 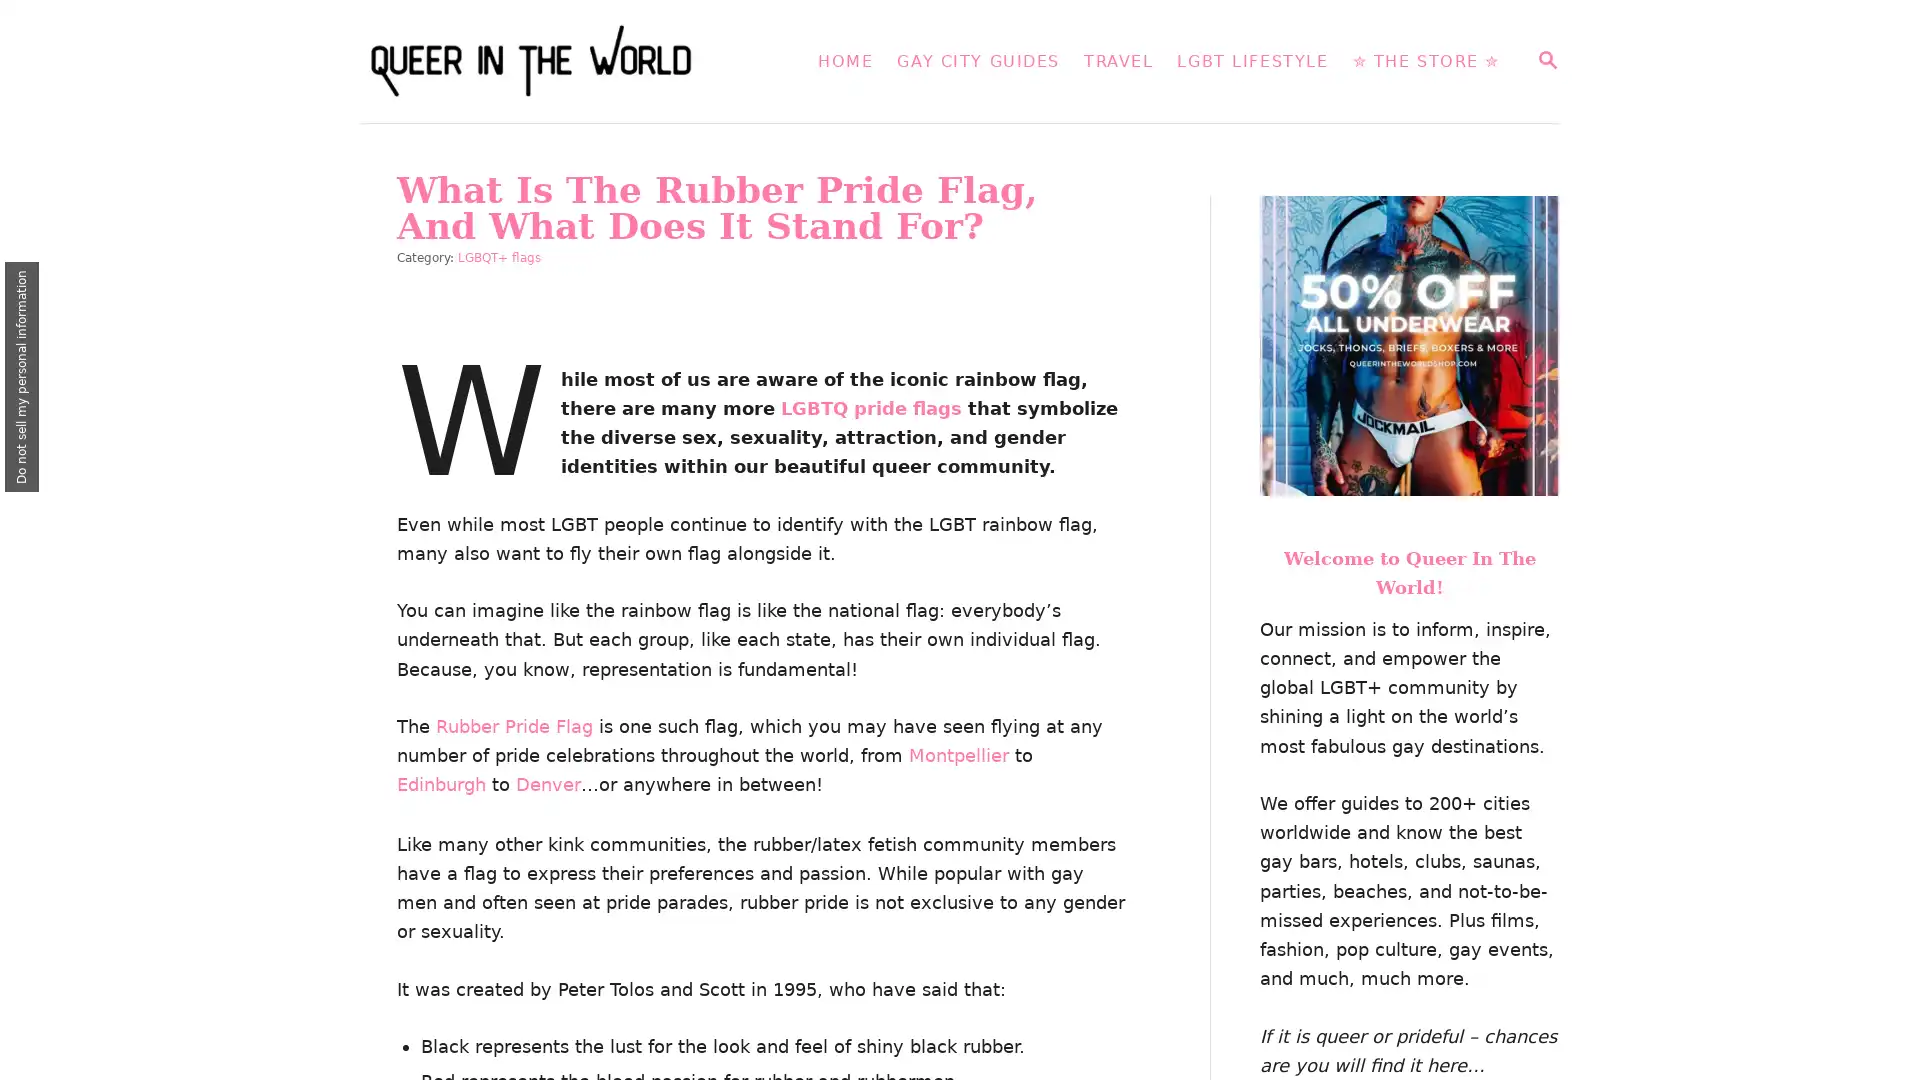 I want to click on Open Grow Menu, so click(x=1879, y=1039).